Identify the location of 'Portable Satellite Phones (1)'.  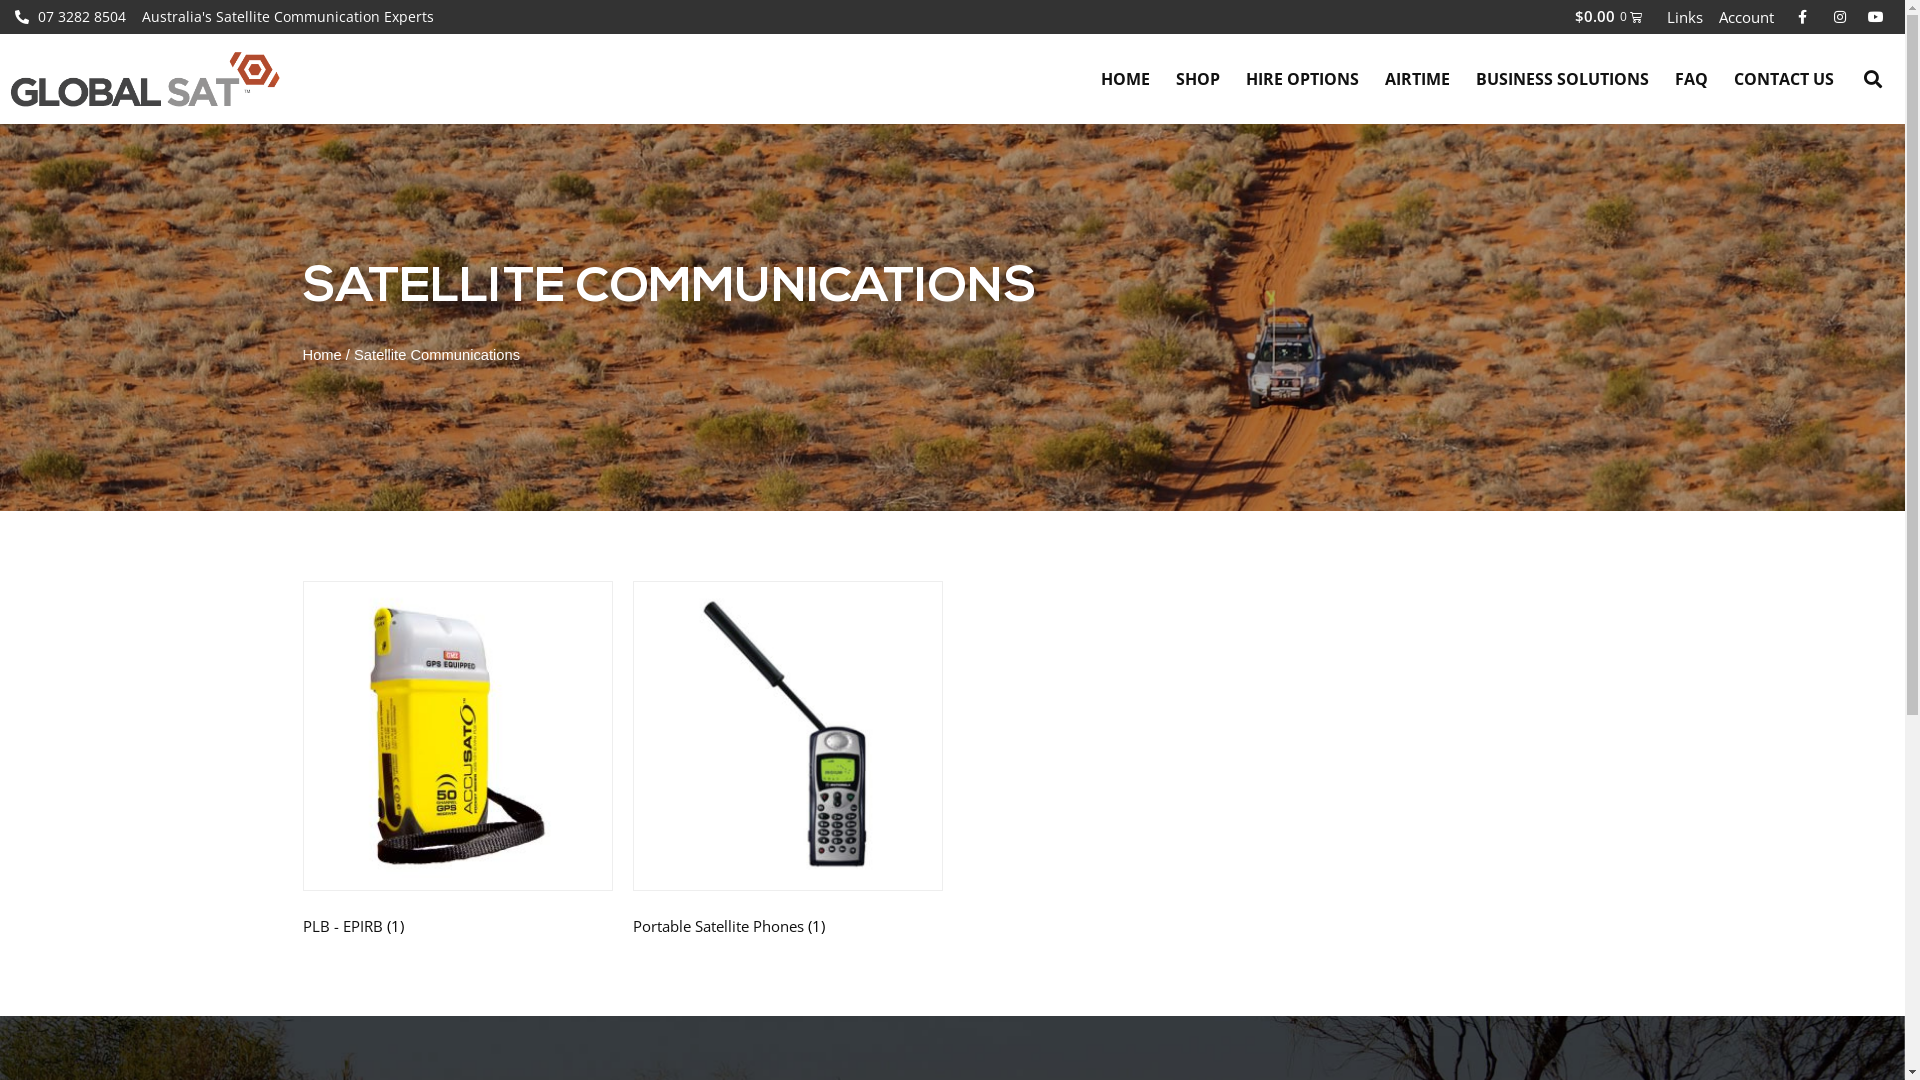
(786, 763).